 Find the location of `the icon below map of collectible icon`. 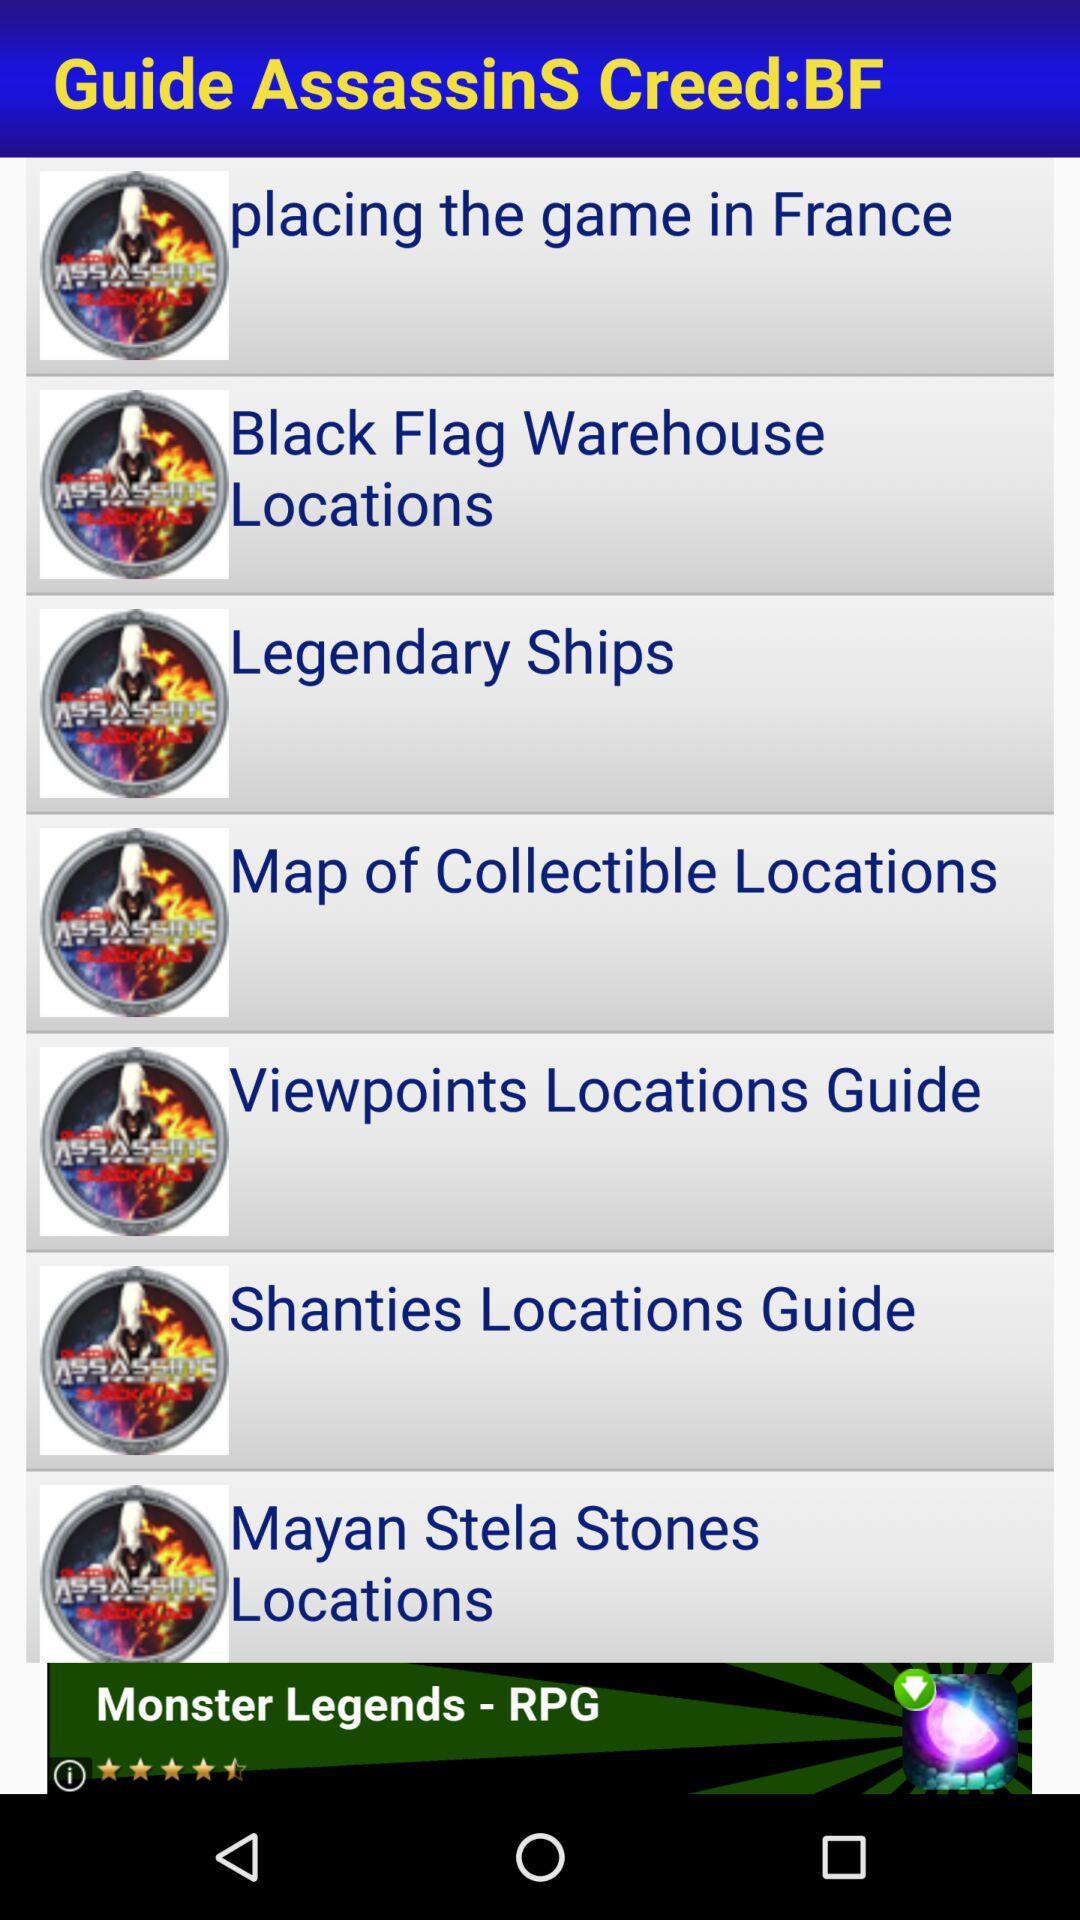

the icon below map of collectible icon is located at coordinates (540, 1141).